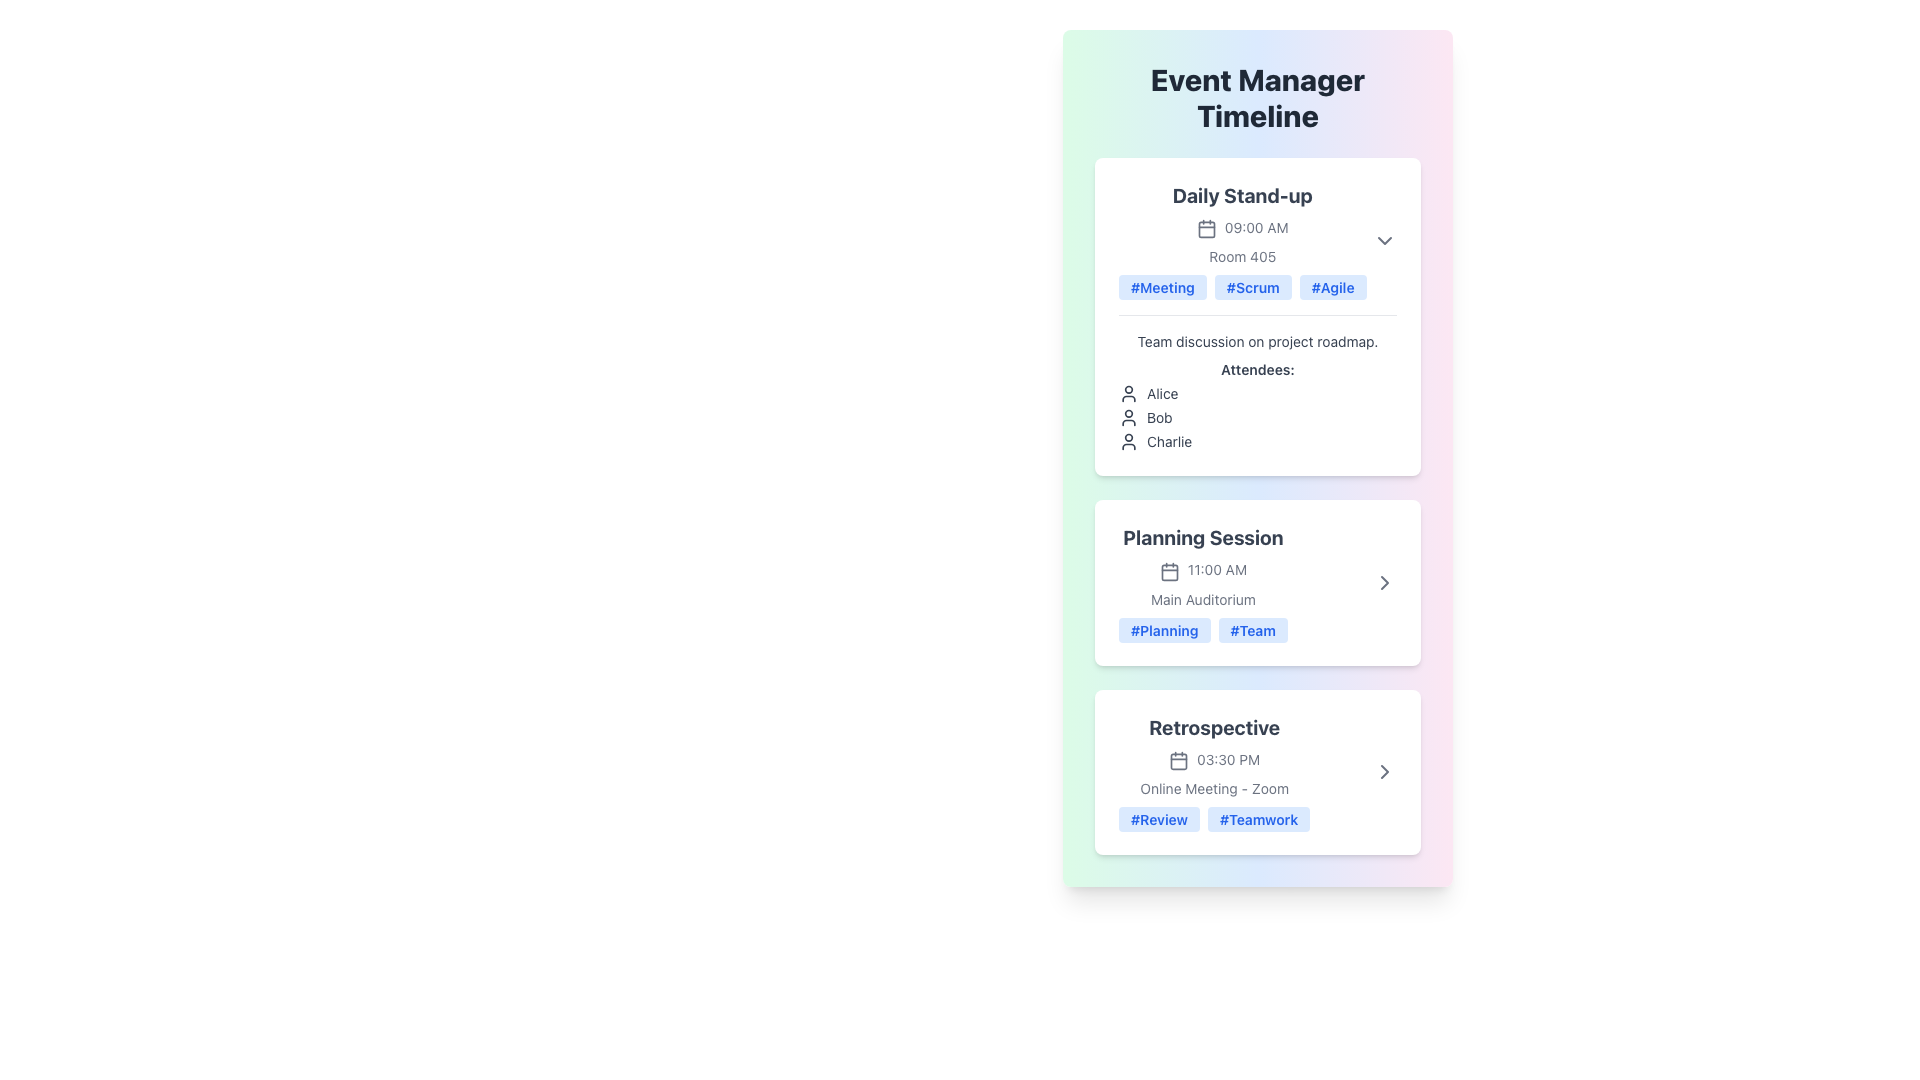 The image size is (1920, 1080). What do you see at coordinates (1205, 228) in the screenshot?
I see `the calendar icon located in the 'Daily Stand-up' event section, positioned just to the left of the '09:00 AM' text` at bounding box center [1205, 228].